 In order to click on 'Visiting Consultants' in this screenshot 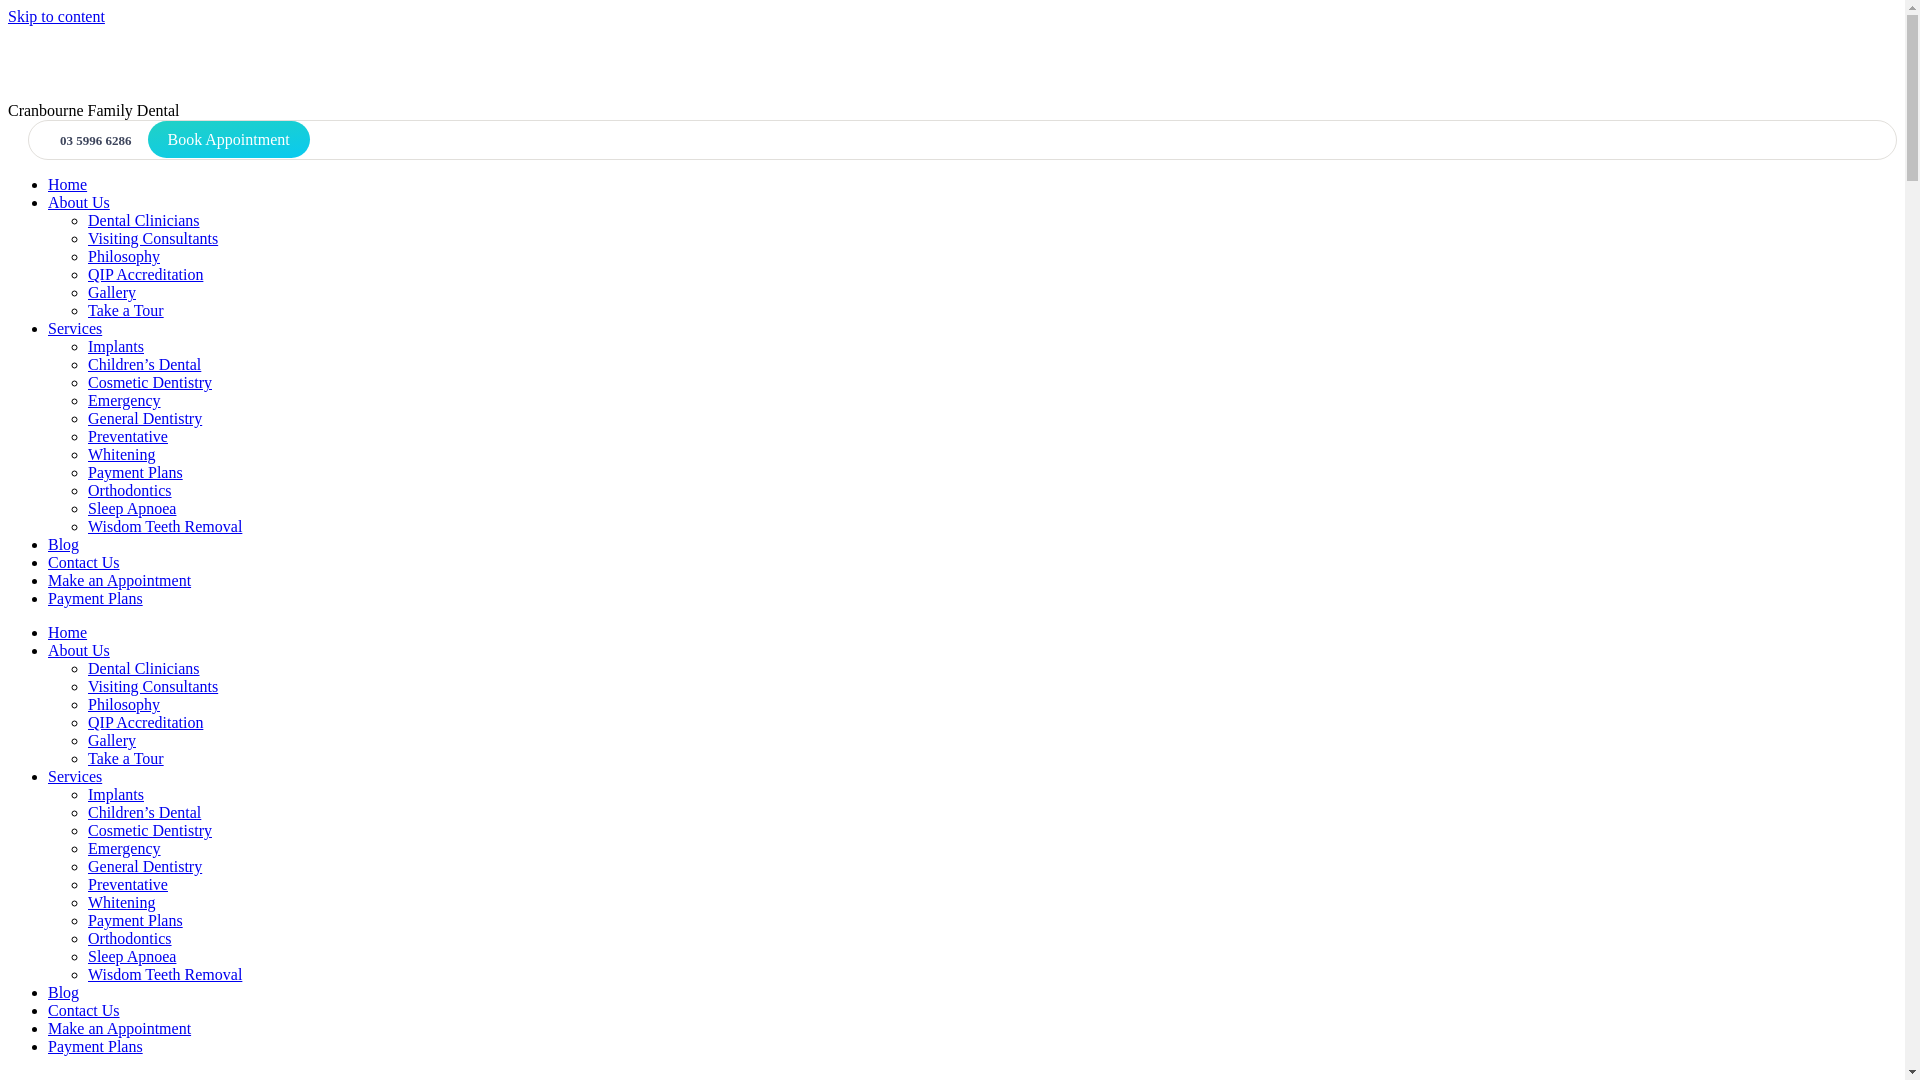, I will do `click(86, 237)`.